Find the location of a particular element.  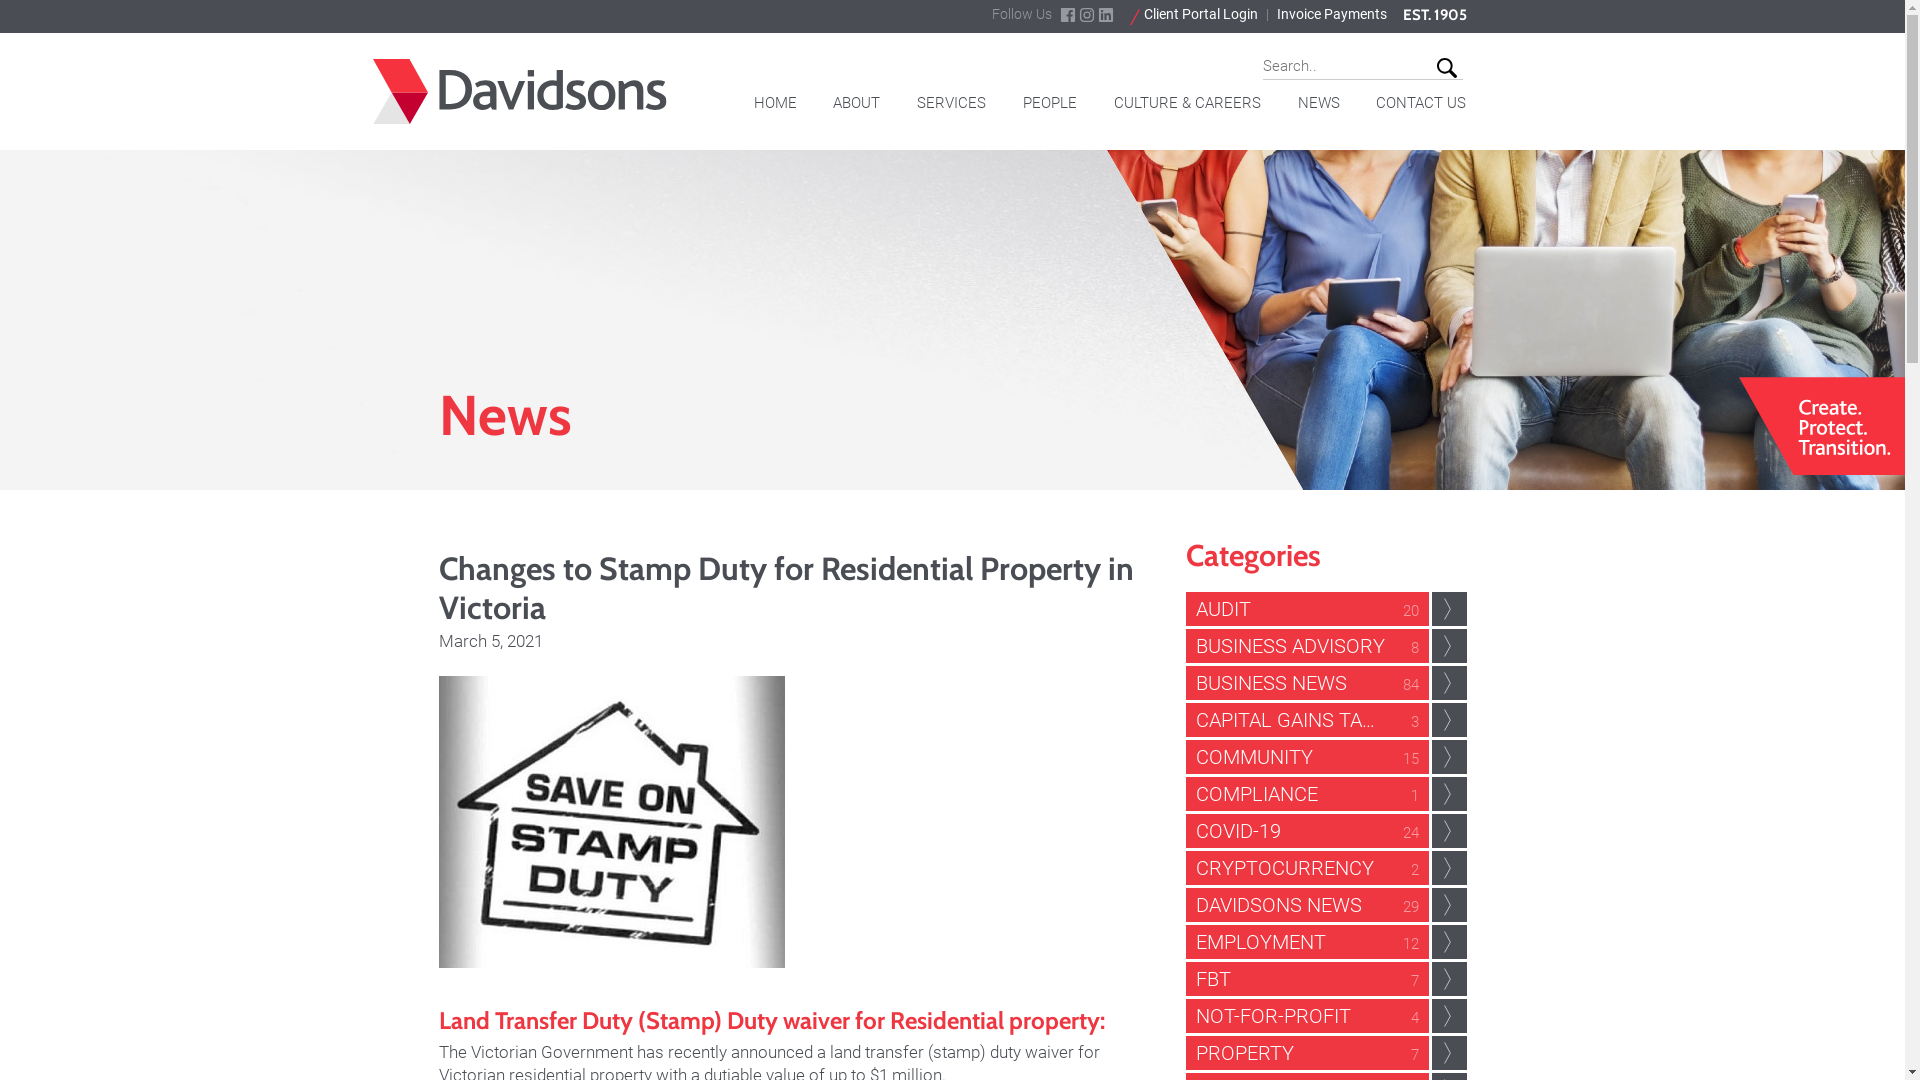

'linkdin' is located at coordinates (1104, 15).